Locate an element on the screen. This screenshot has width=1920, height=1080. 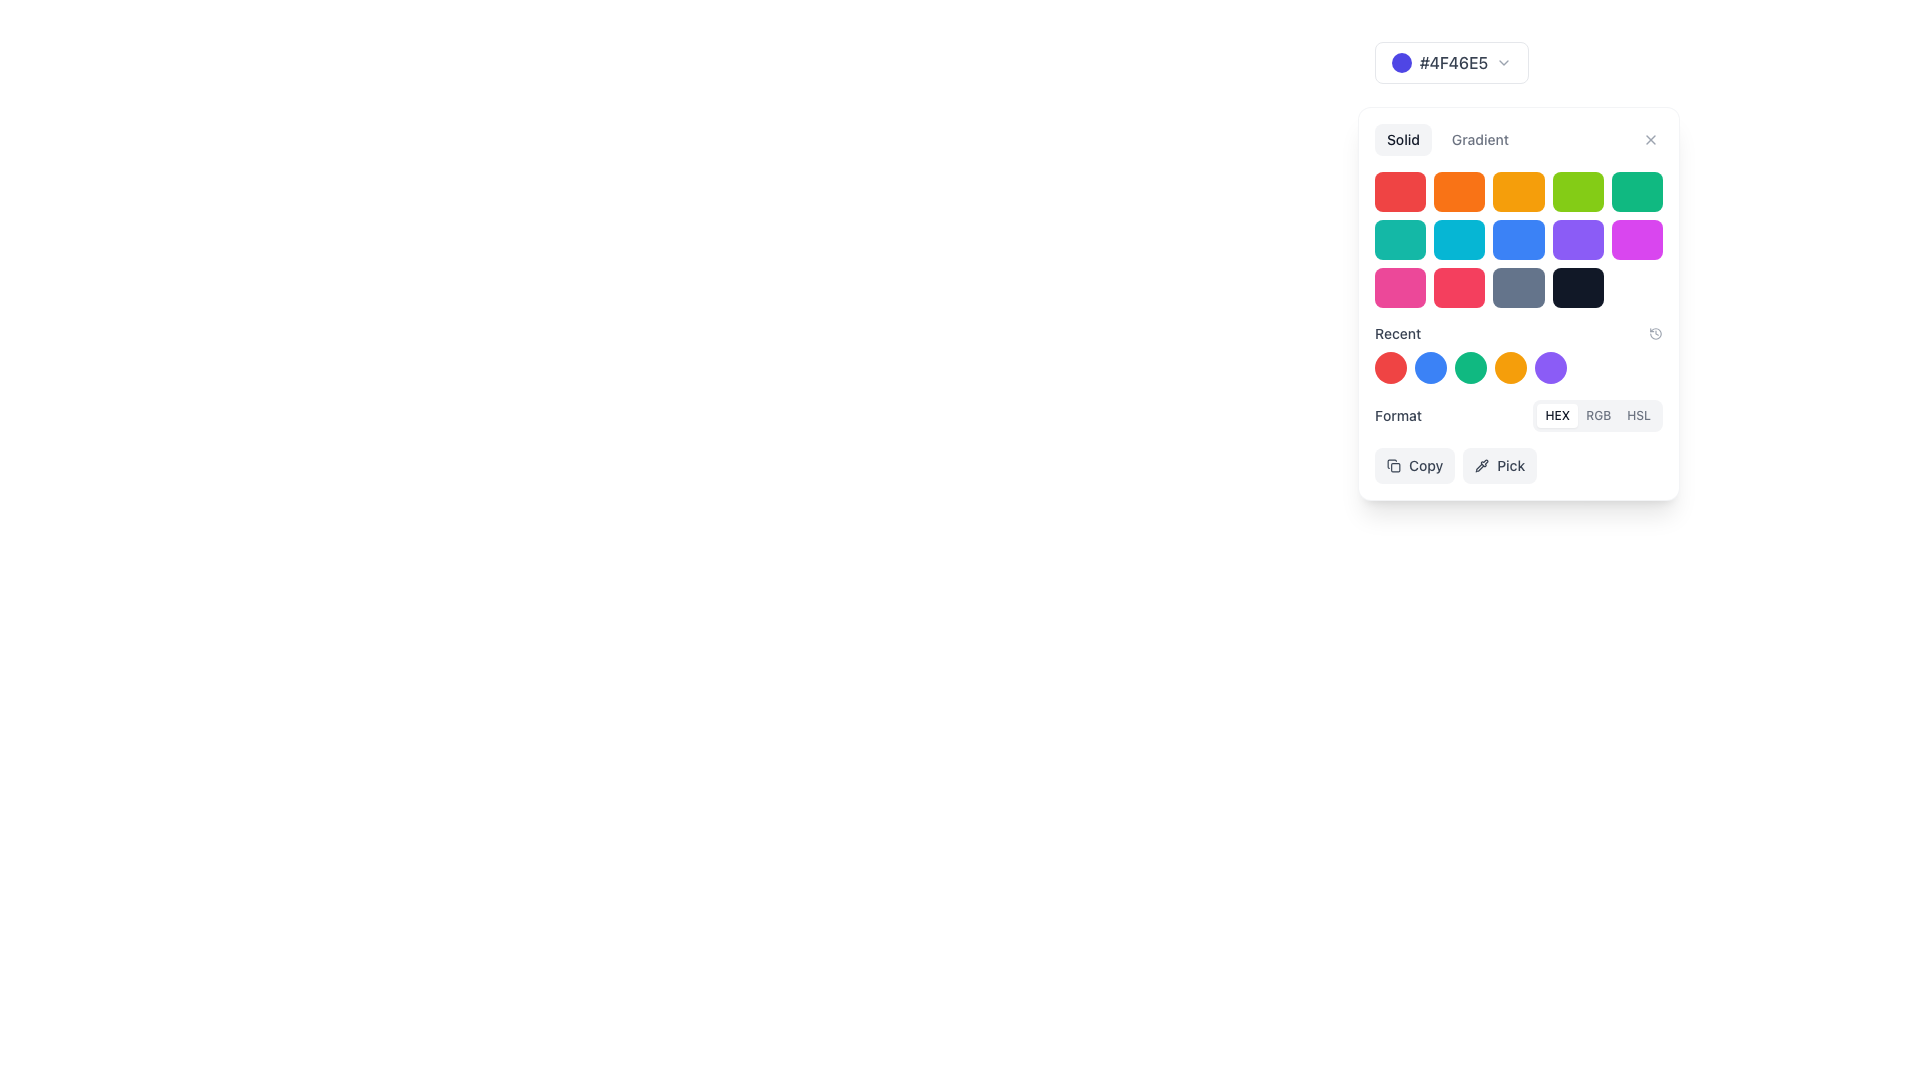
the close 'X' button located at the top-right corner of the color selection panel is located at coordinates (1651, 138).